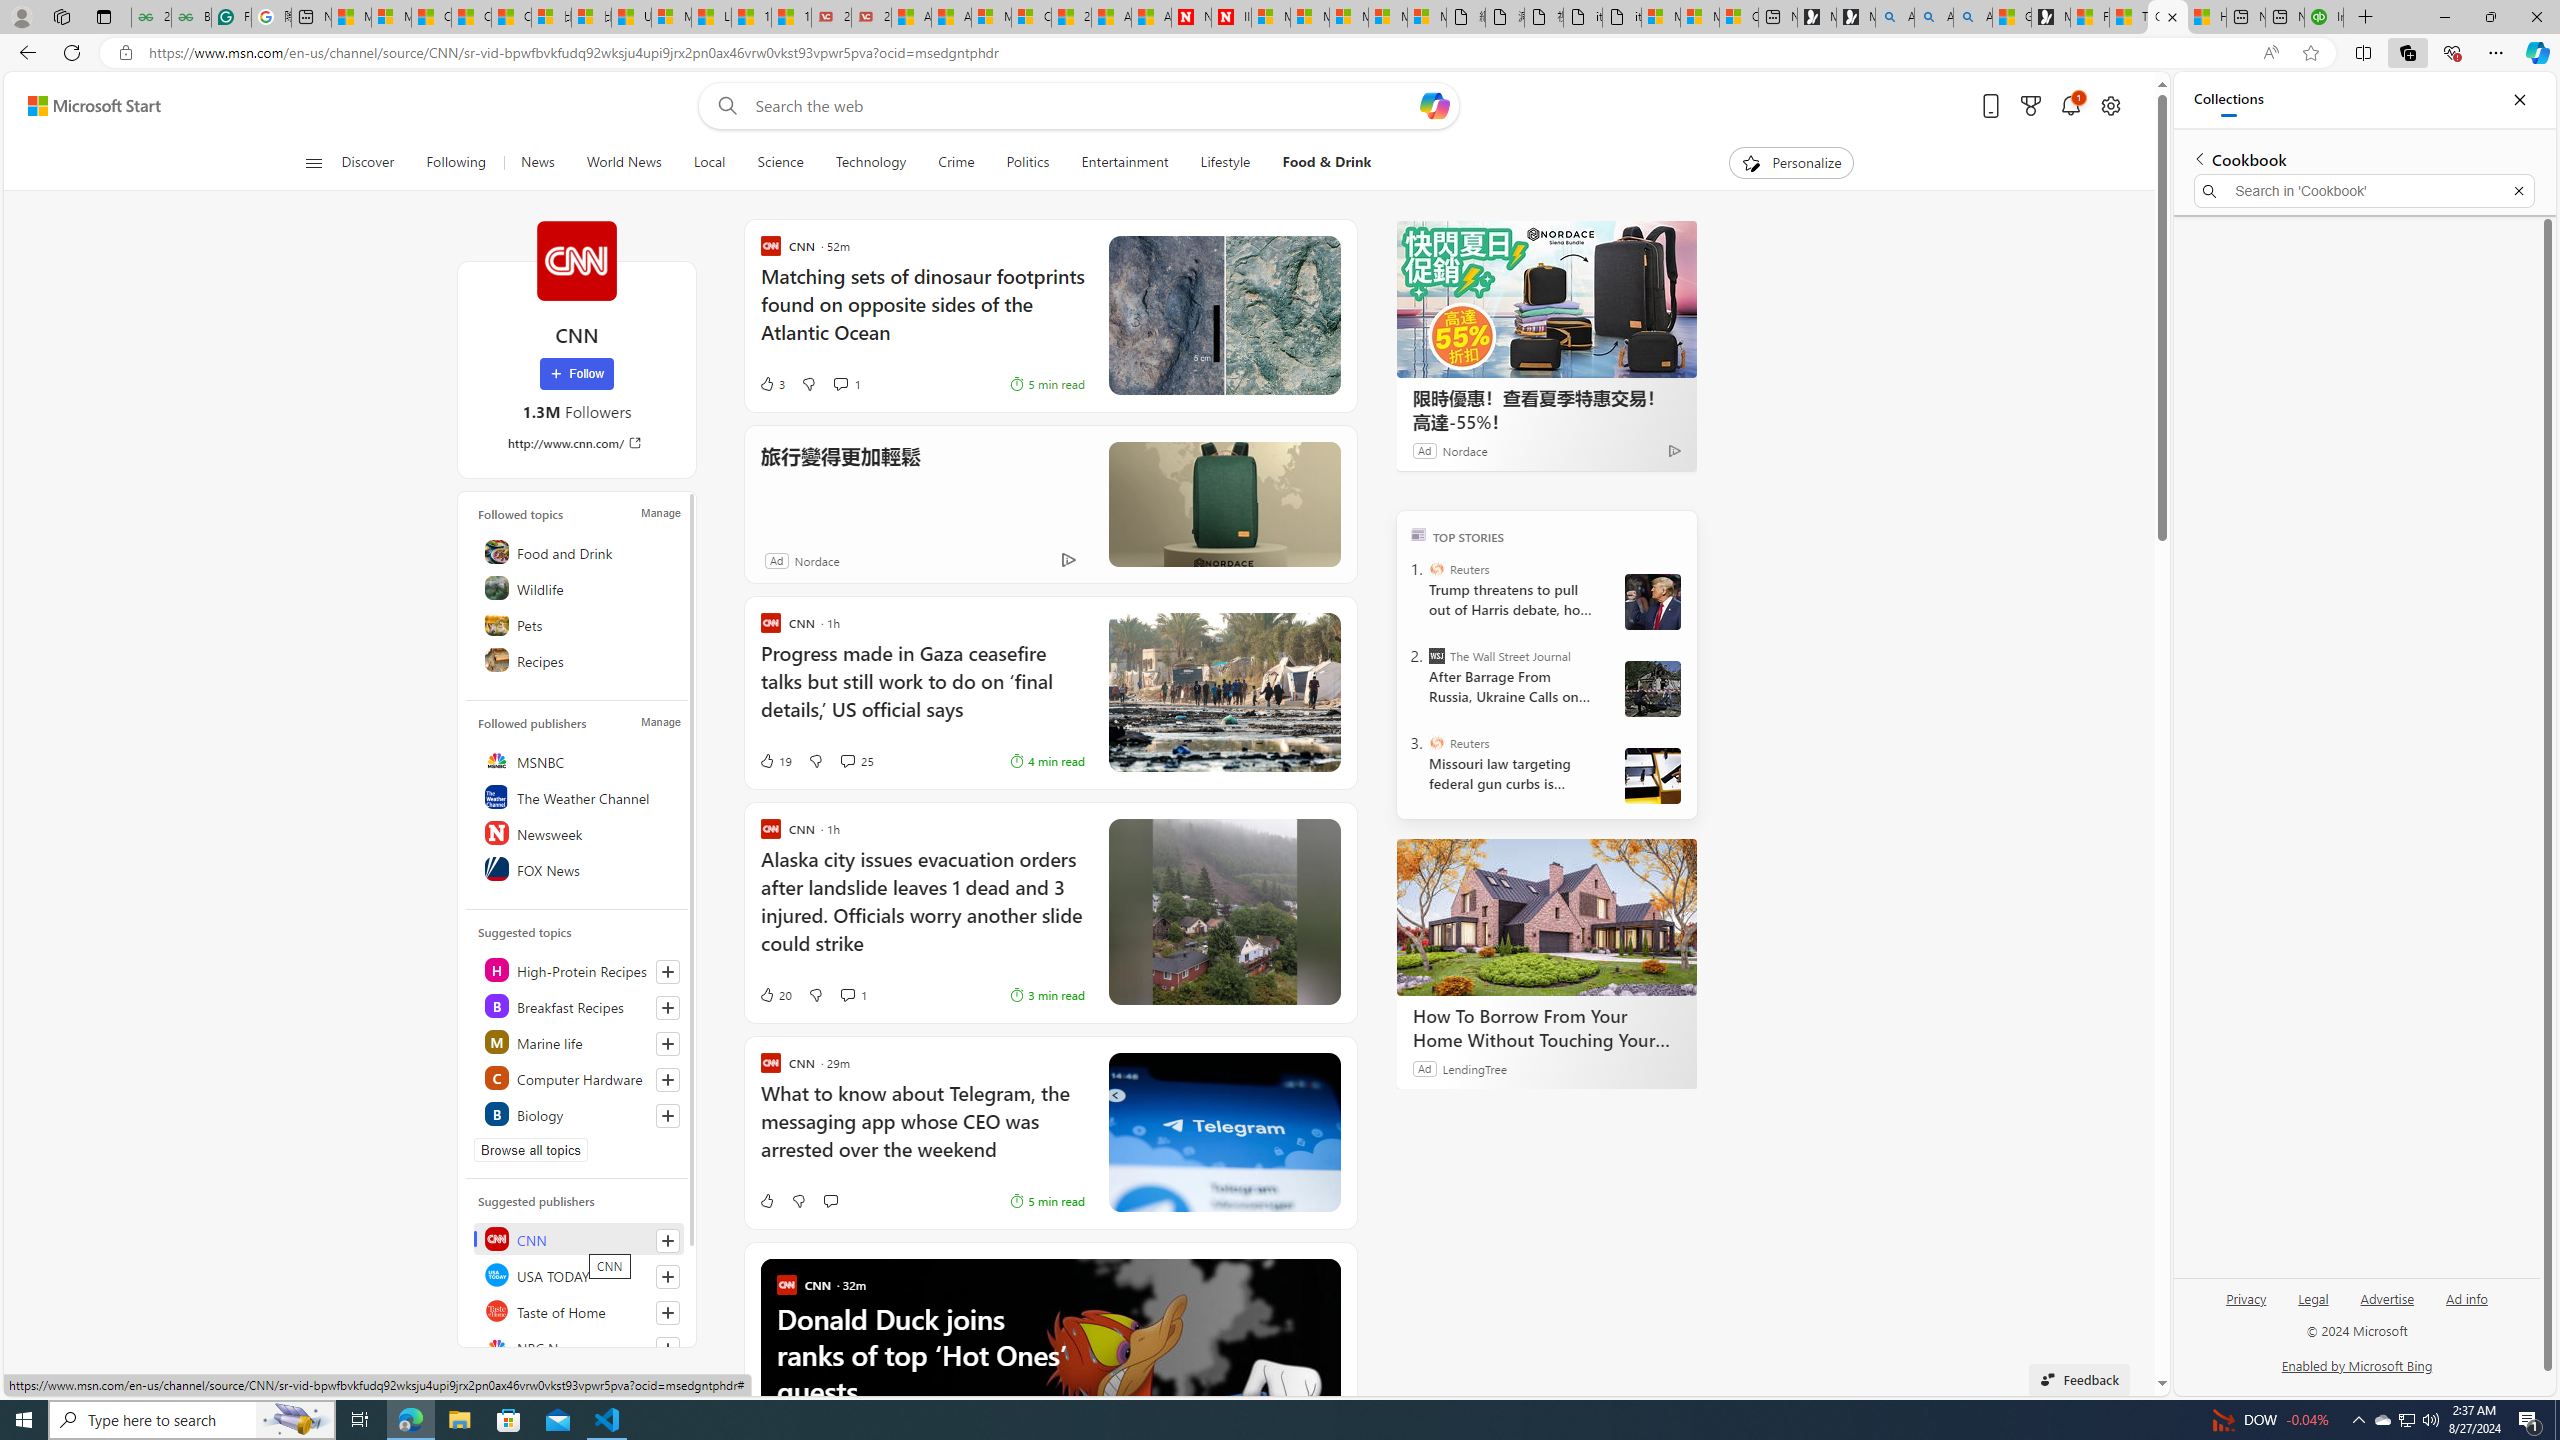  Describe the element at coordinates (2364, 191) in the screenshot. I see `'Search in '` at that location.